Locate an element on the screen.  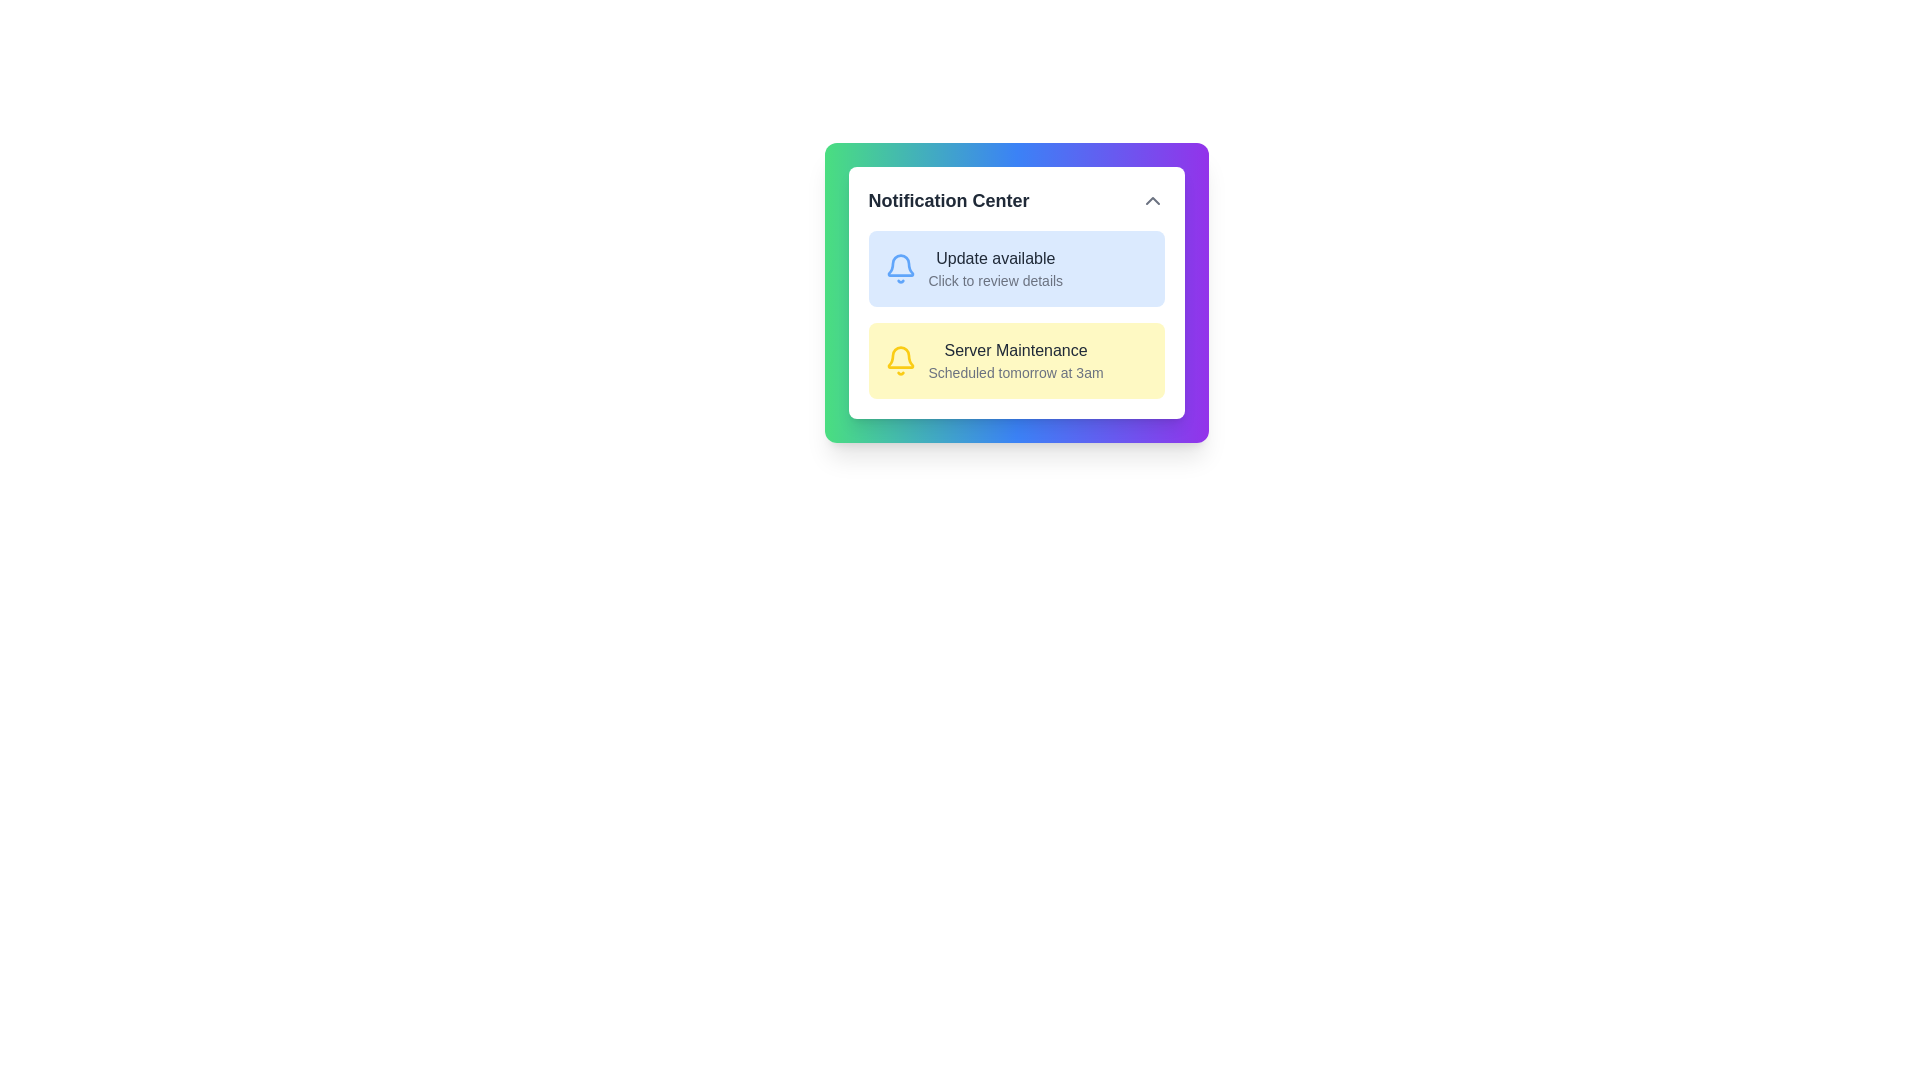
the Notification card located in the Notification Center, which indicates an available update is located at coordinates (1016, 293).